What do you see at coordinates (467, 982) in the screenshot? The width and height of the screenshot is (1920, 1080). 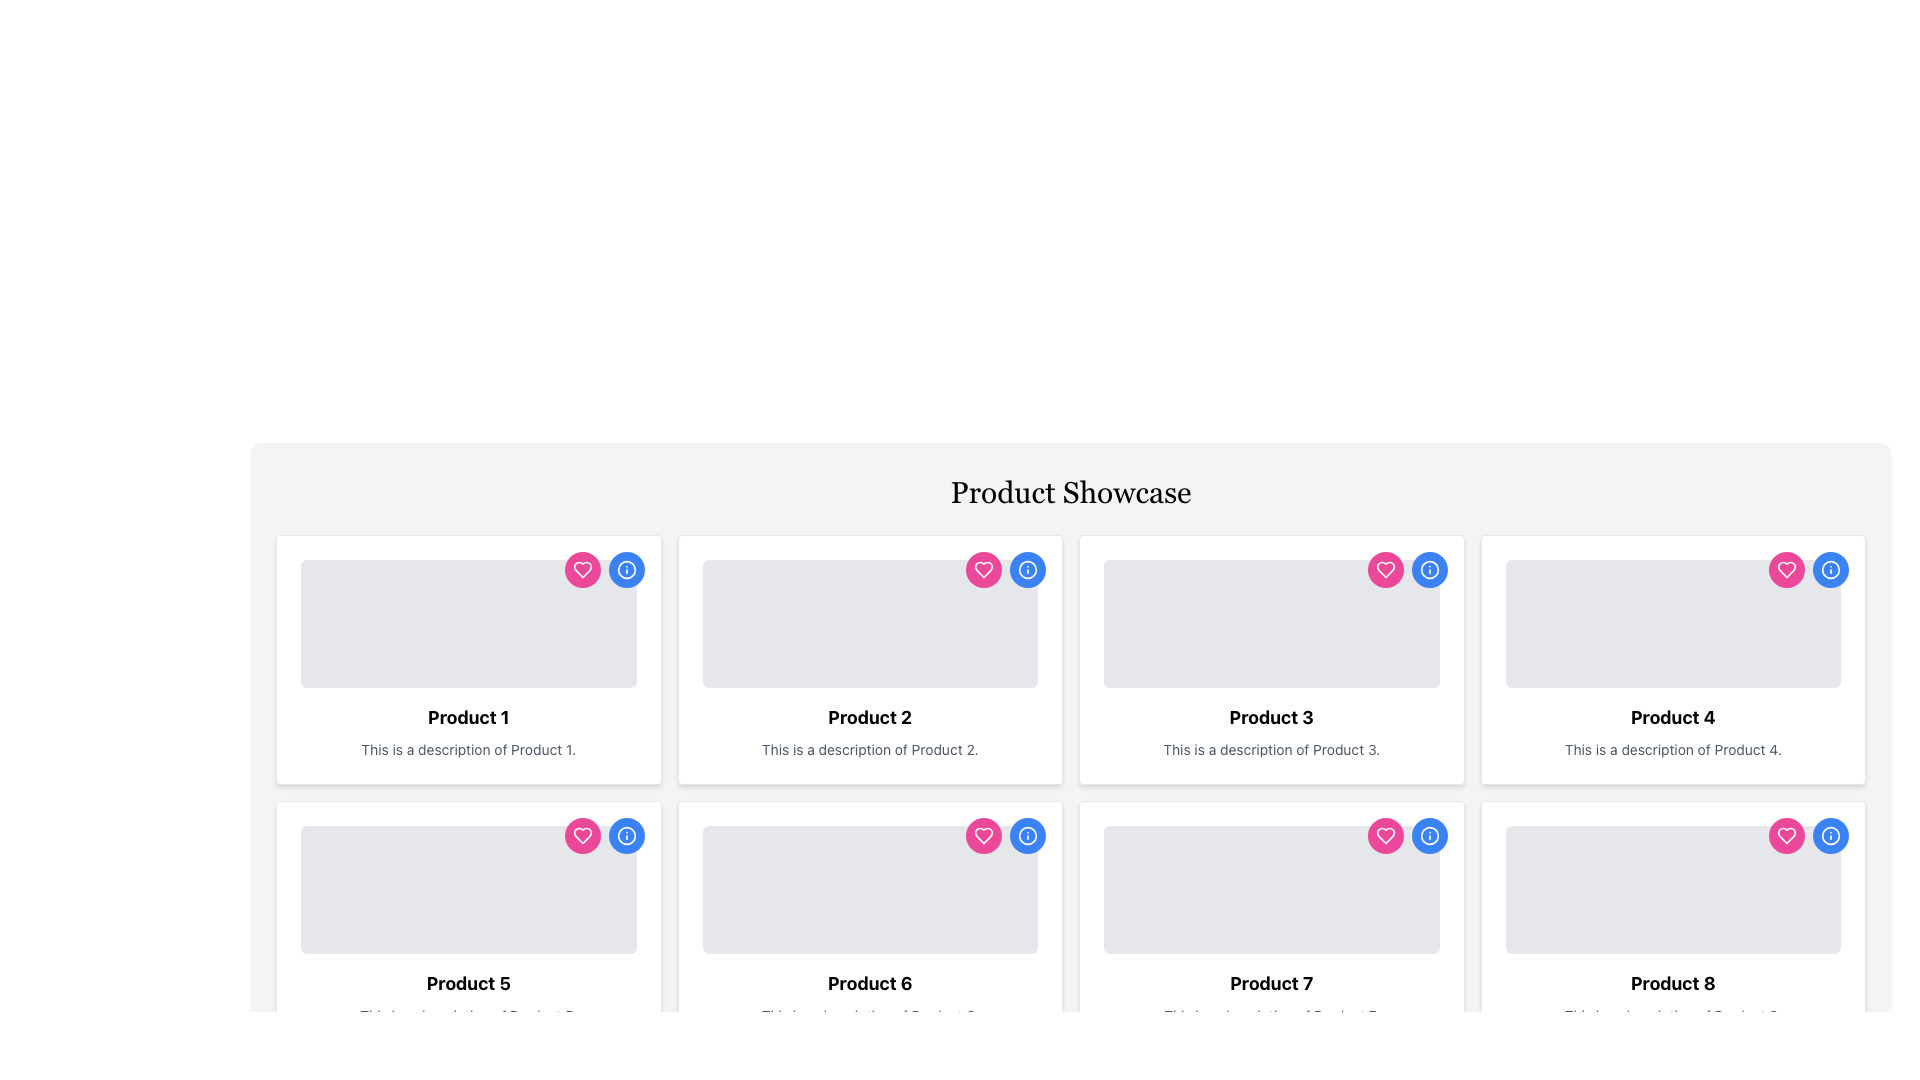 I see `text label 'Product 5' displayed in bold black font located in the middle column of the second row of the grid layout` at bounding box center [467, 982].